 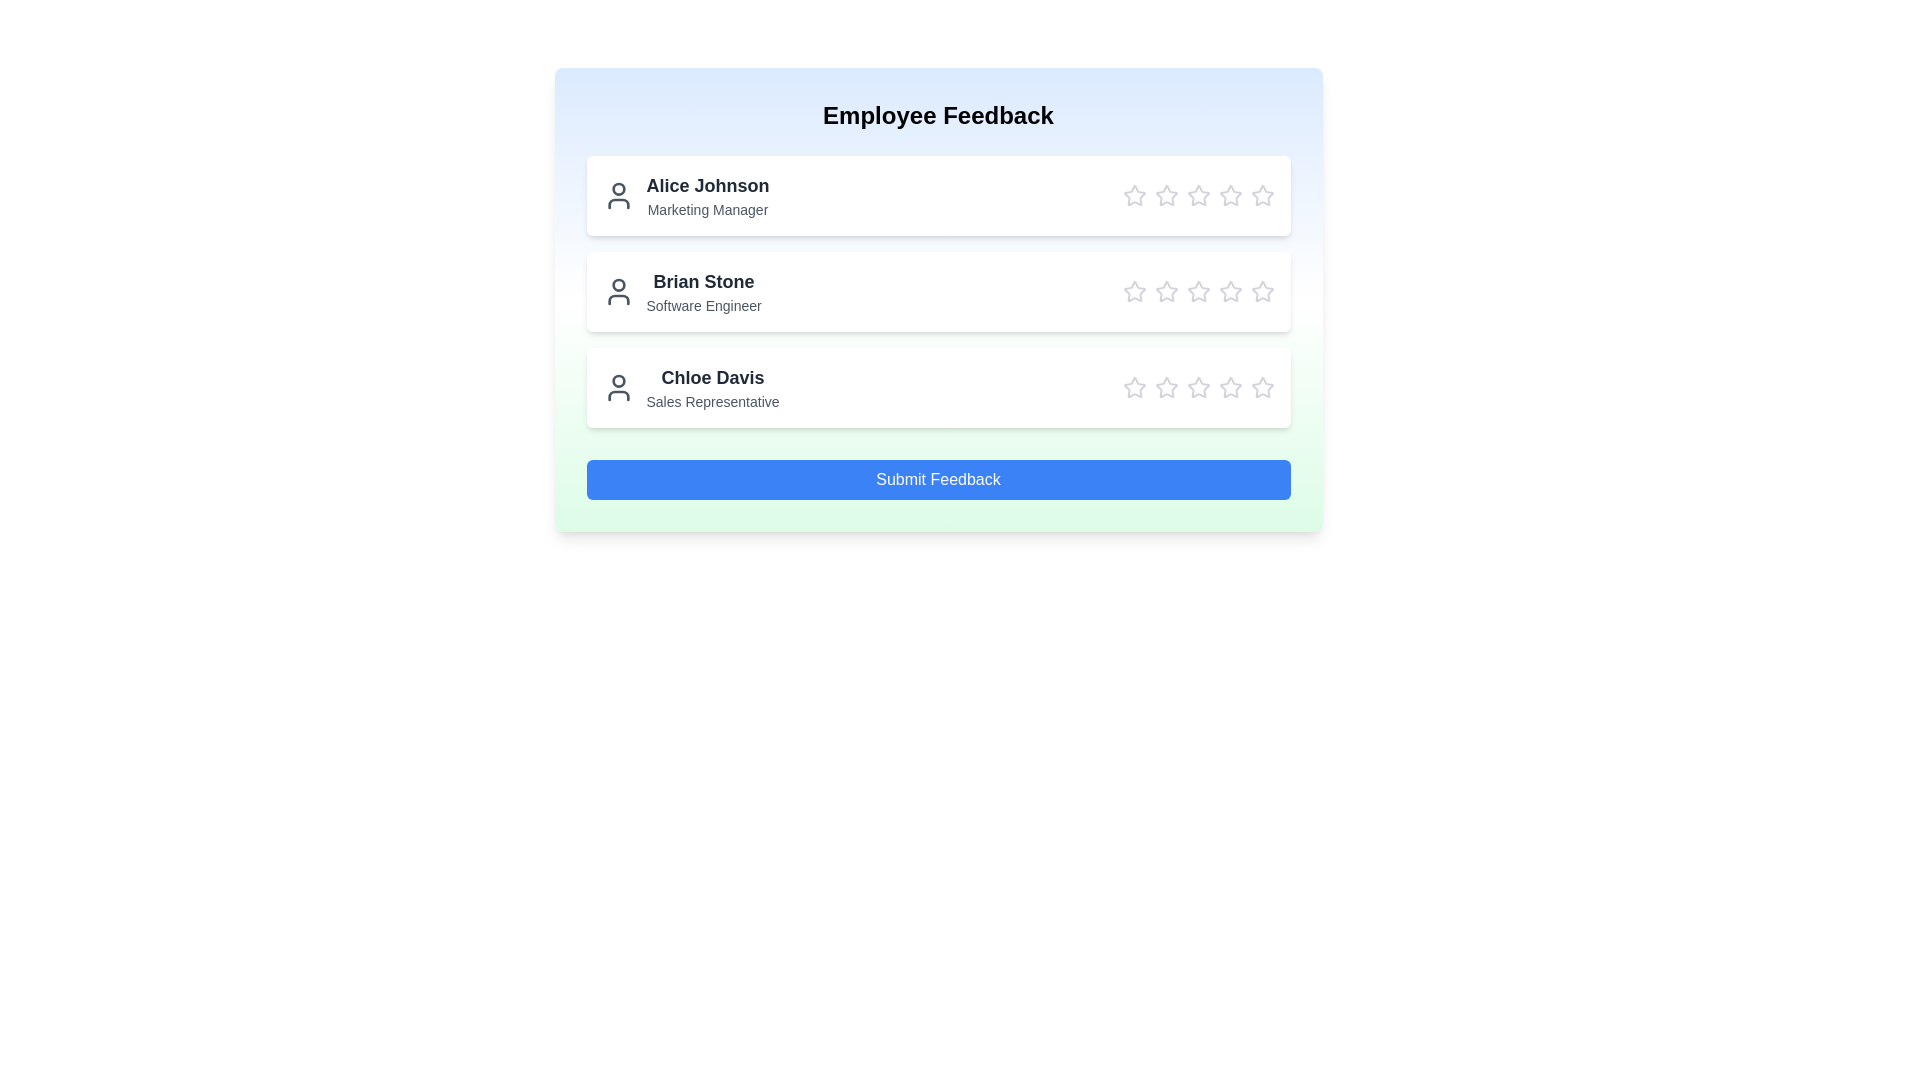 I want to click on the 'Submit Feedback' button, so click(x=937, y=479).